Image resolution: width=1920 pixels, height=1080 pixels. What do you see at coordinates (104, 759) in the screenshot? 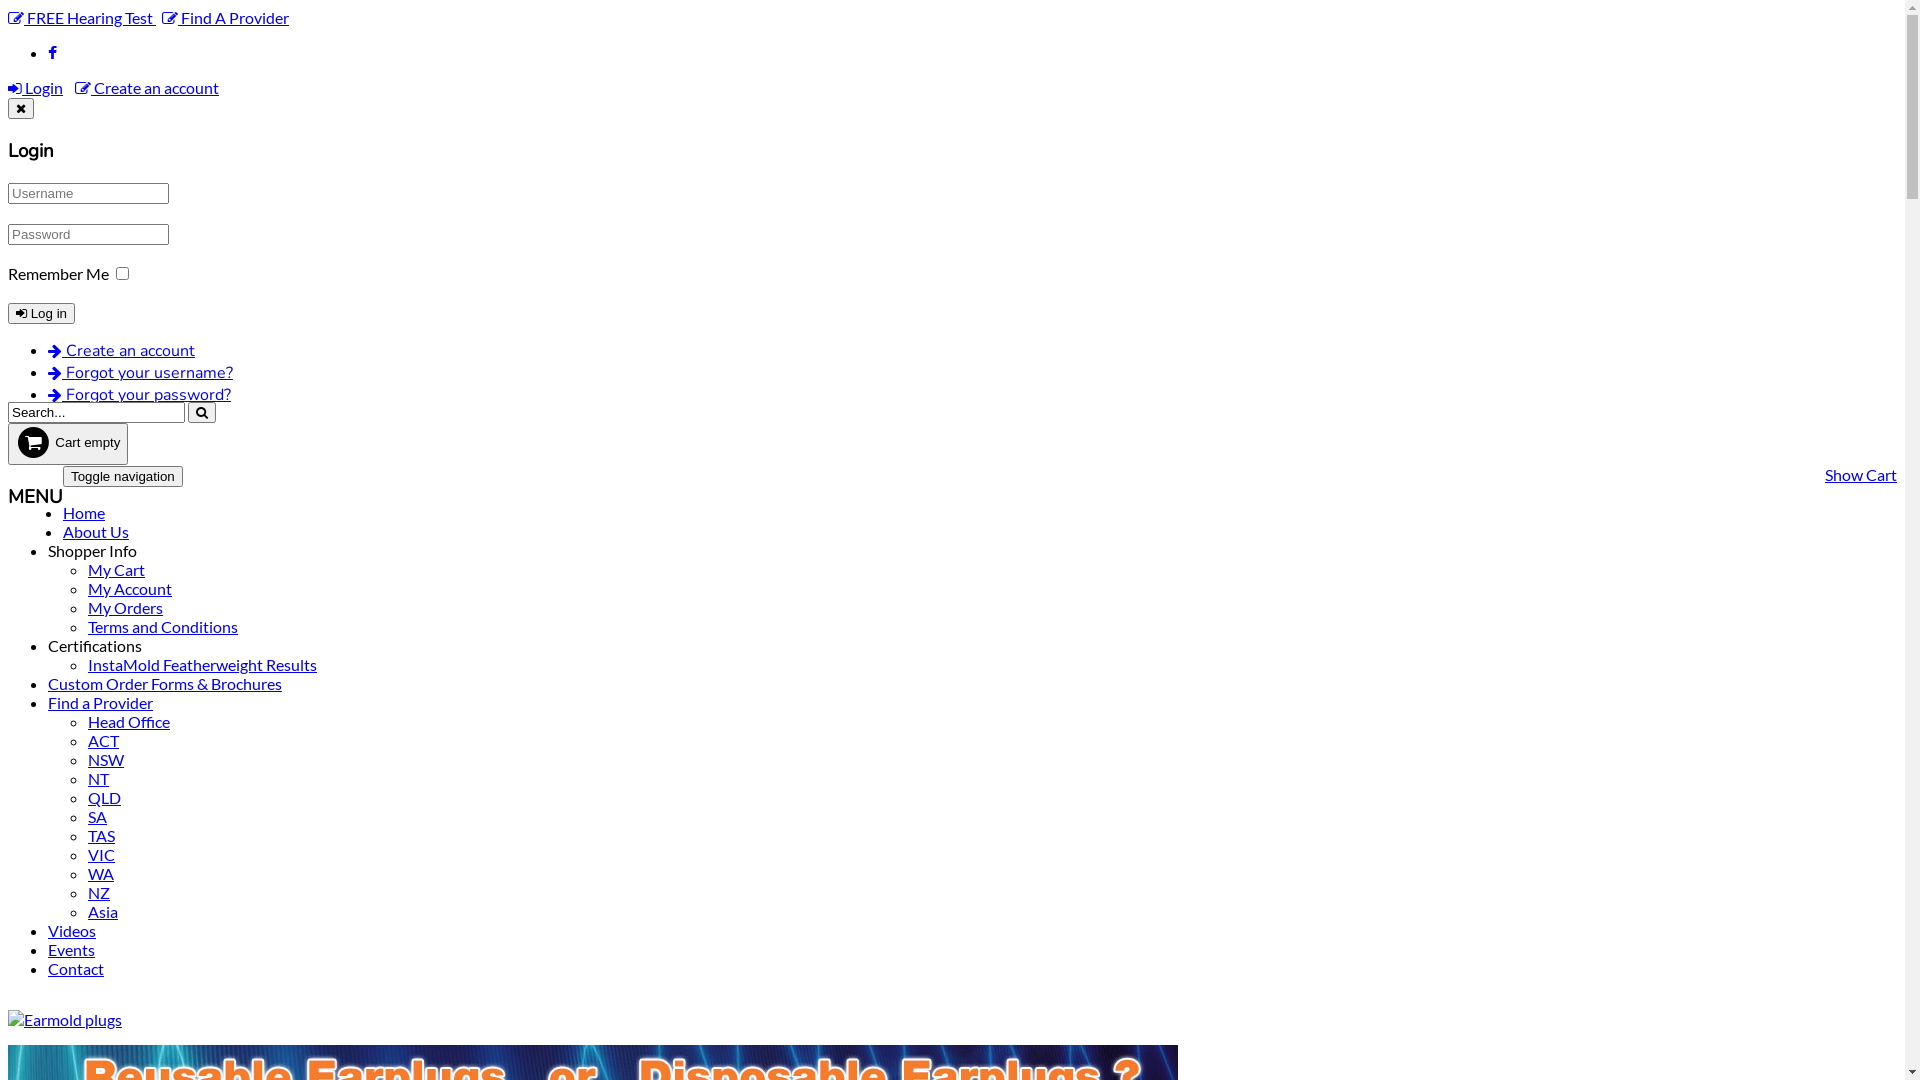
I see `'NSW'` at bounding box center [104, 759].